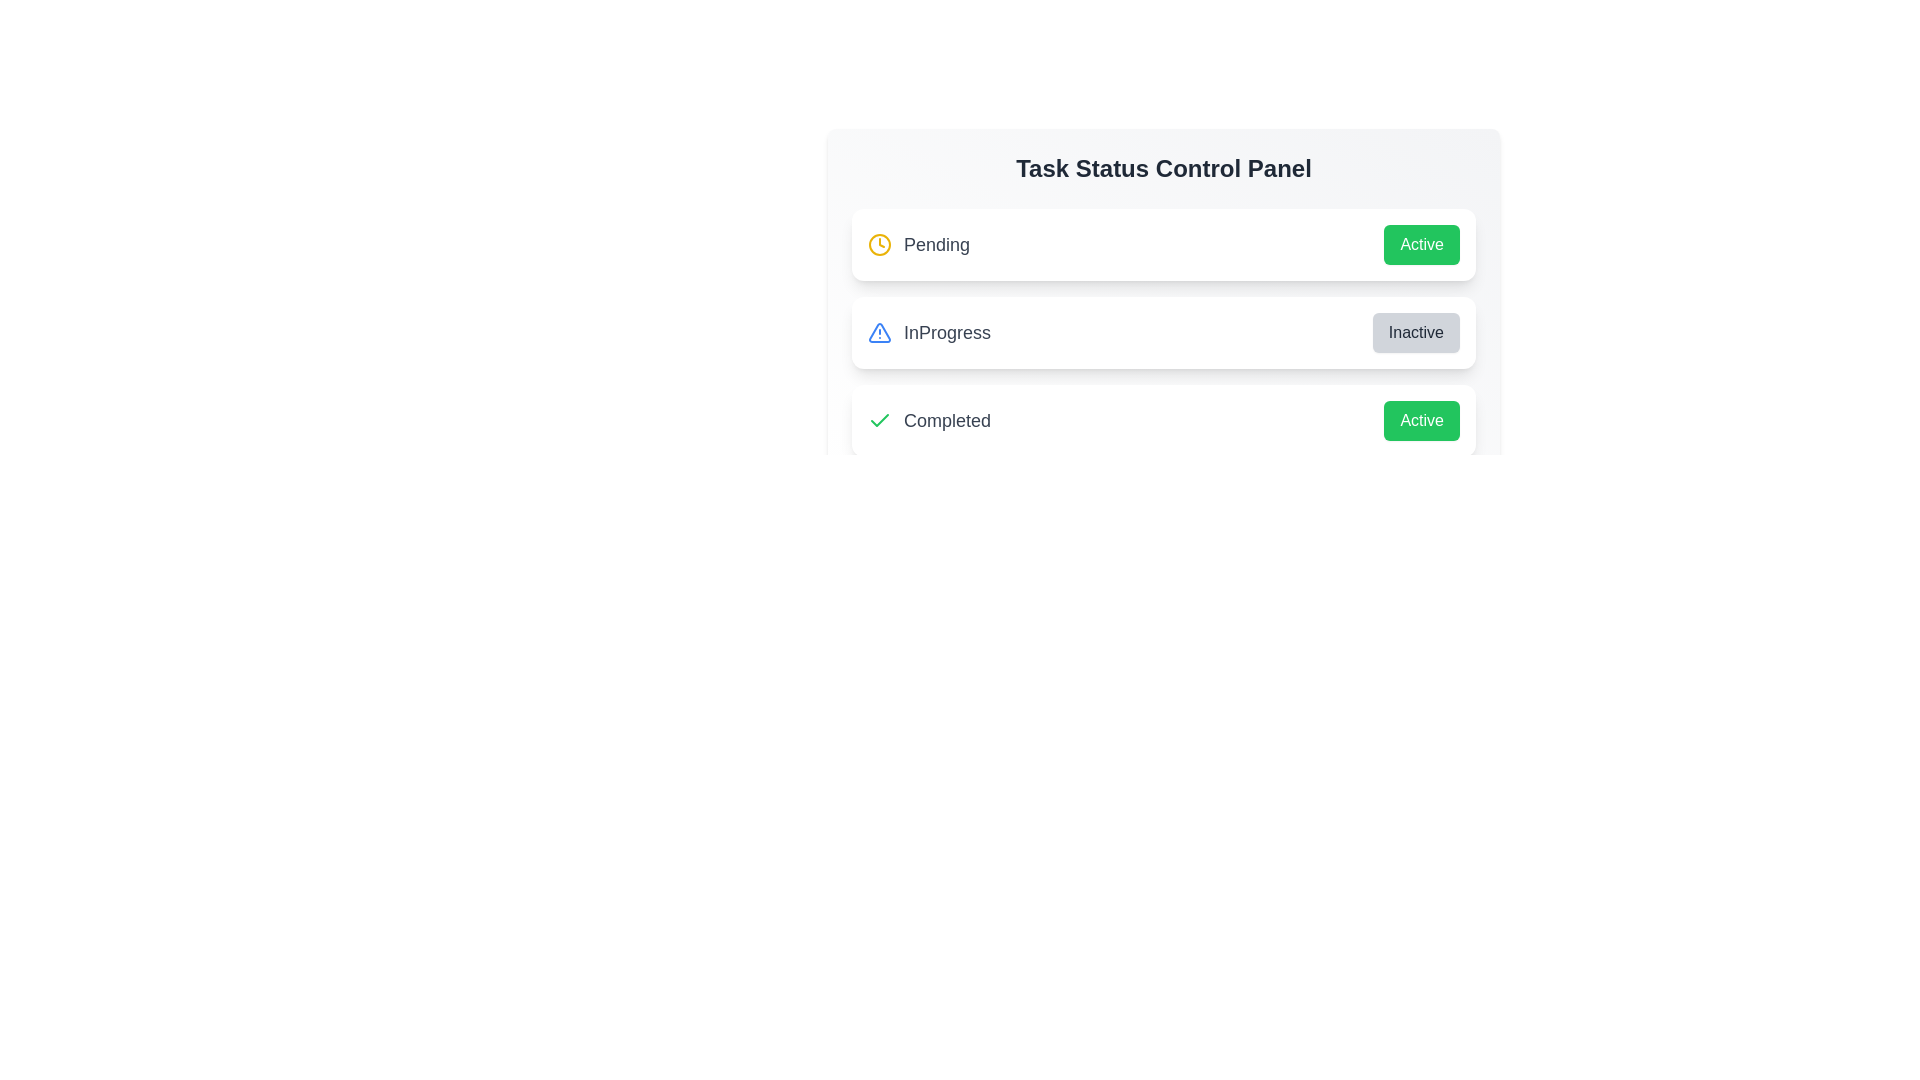  Describe the element at coordinates (879, 244) in the screenshot. I see `the icon for the task status Pending` at that location.